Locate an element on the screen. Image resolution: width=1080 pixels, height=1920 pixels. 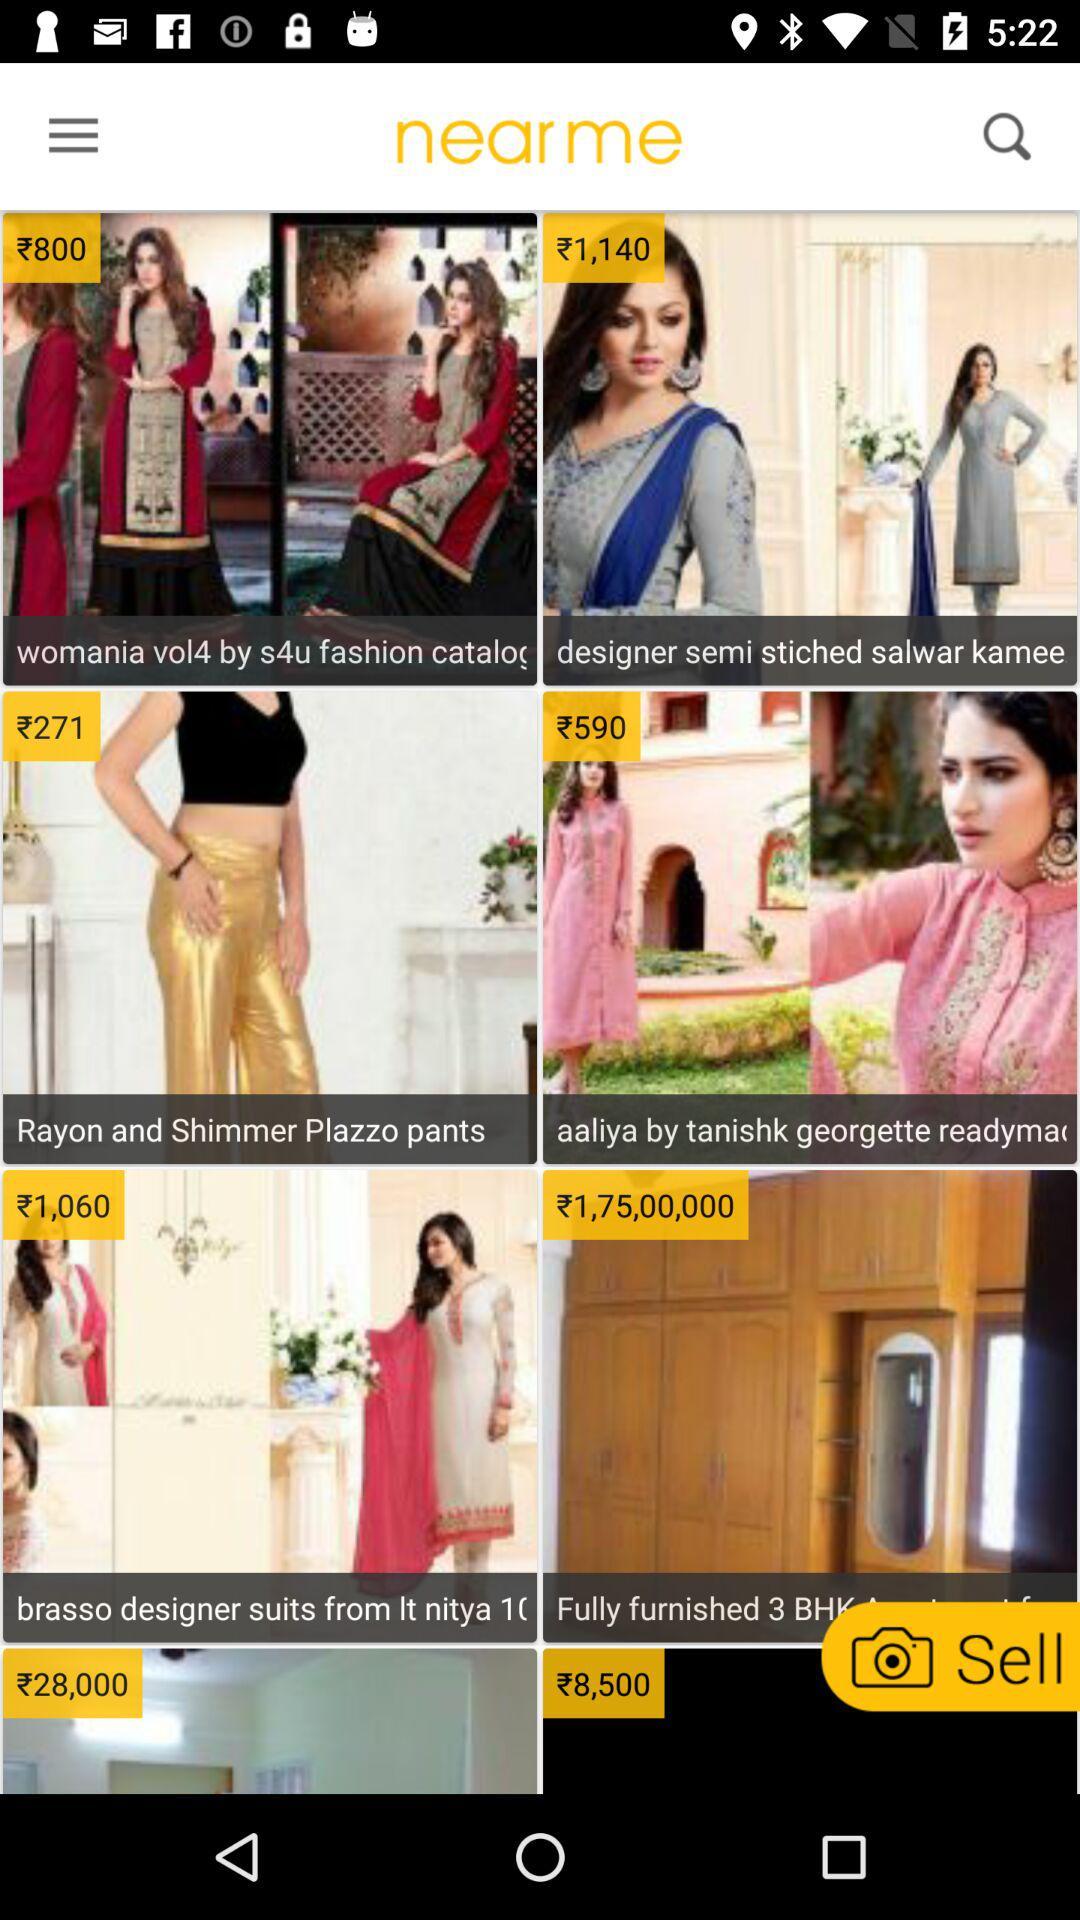
rayon and shimmer is located at coordinates (270, 1129).